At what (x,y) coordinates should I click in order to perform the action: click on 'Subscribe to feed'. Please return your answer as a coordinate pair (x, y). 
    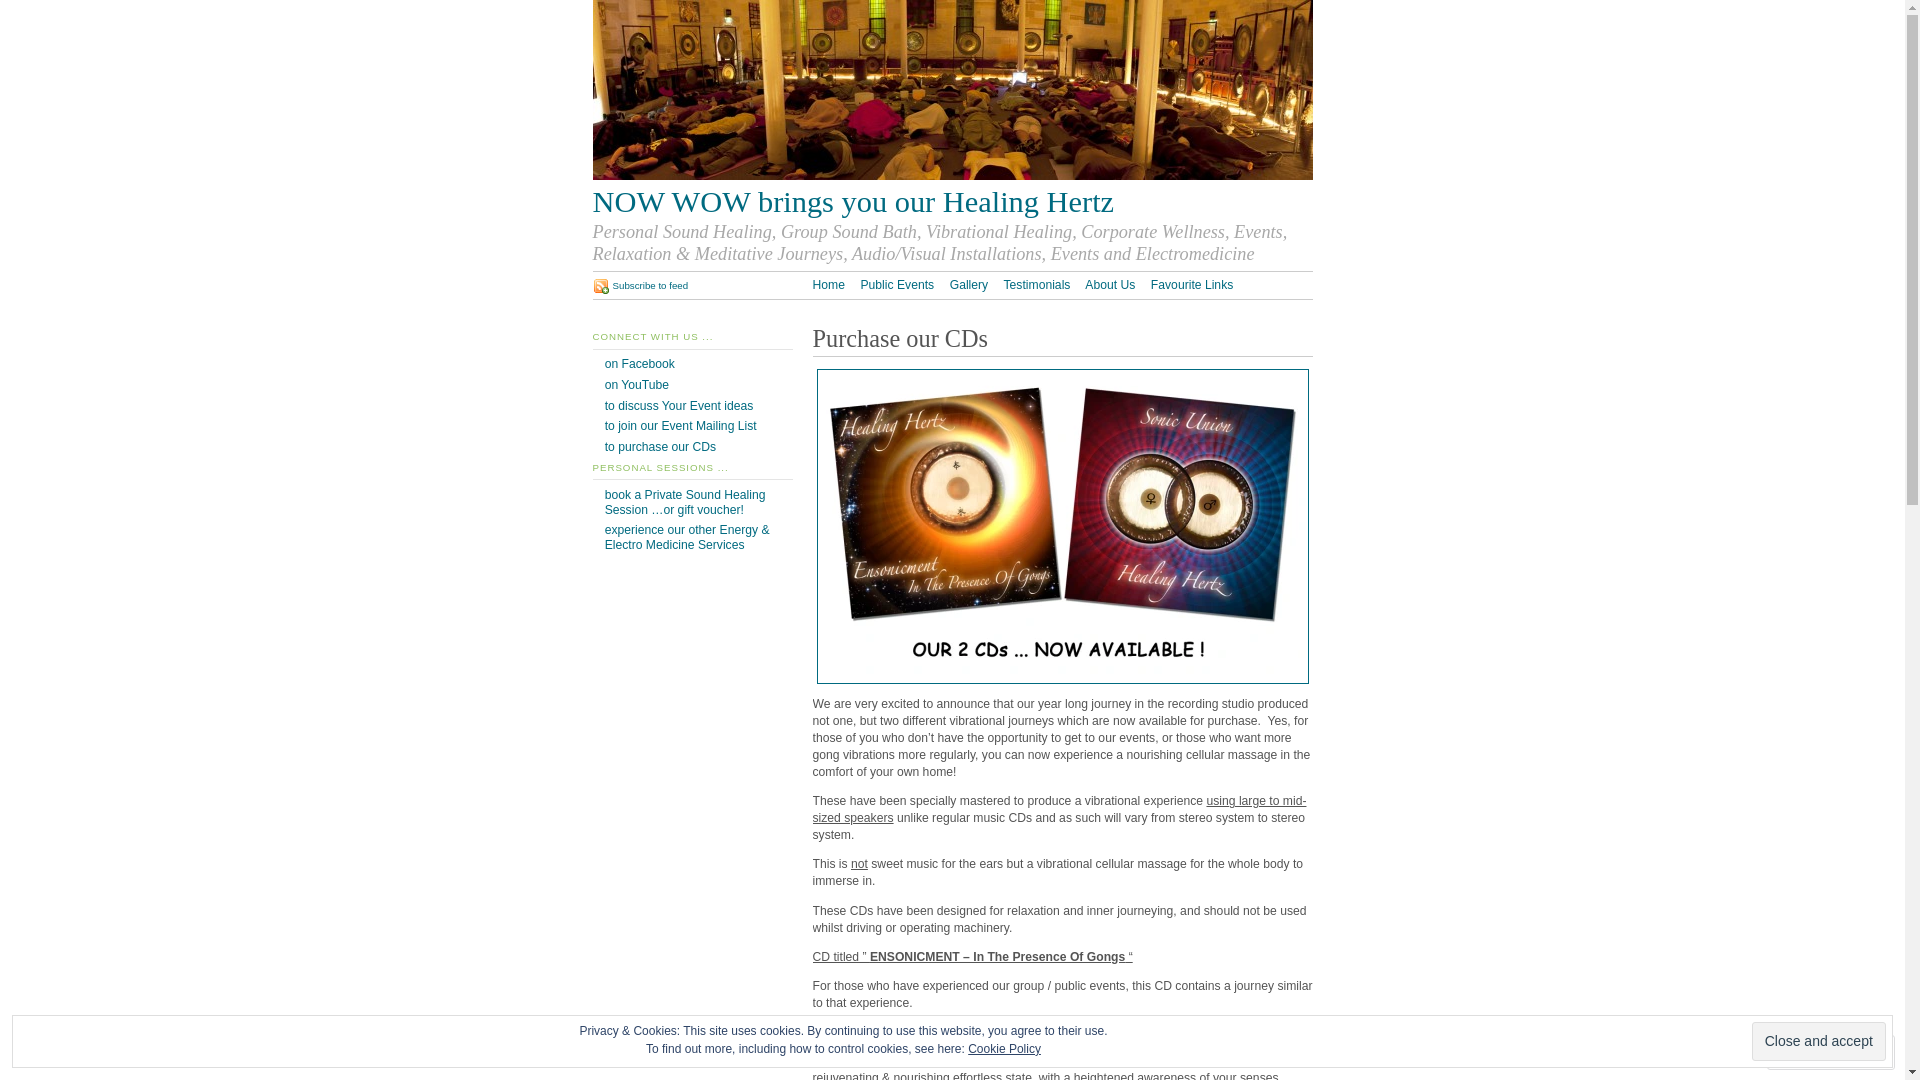
    Looking at the image, I should click on (638, 285).